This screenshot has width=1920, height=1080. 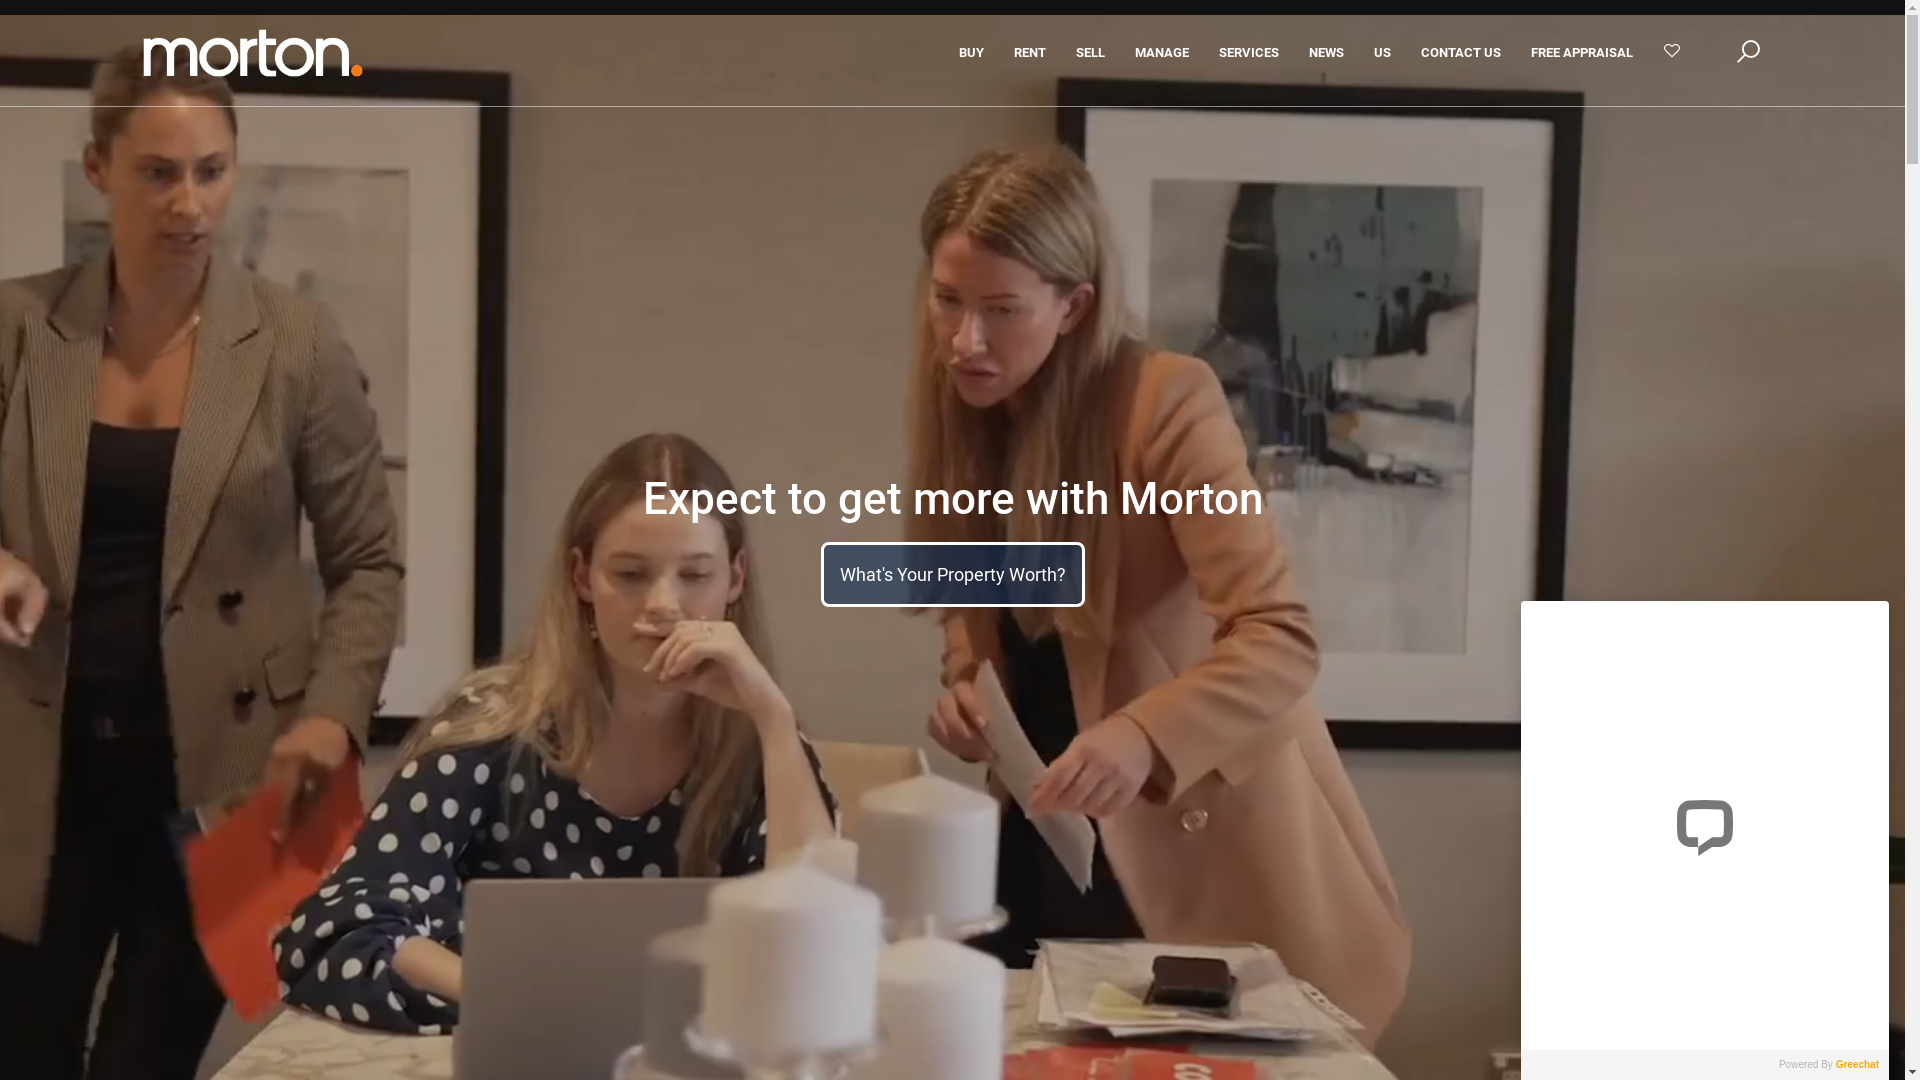 What do you see at coordinates (1089, 52) in the screenshot?
I see `'SELL'` at bounding box center [1089, 52].